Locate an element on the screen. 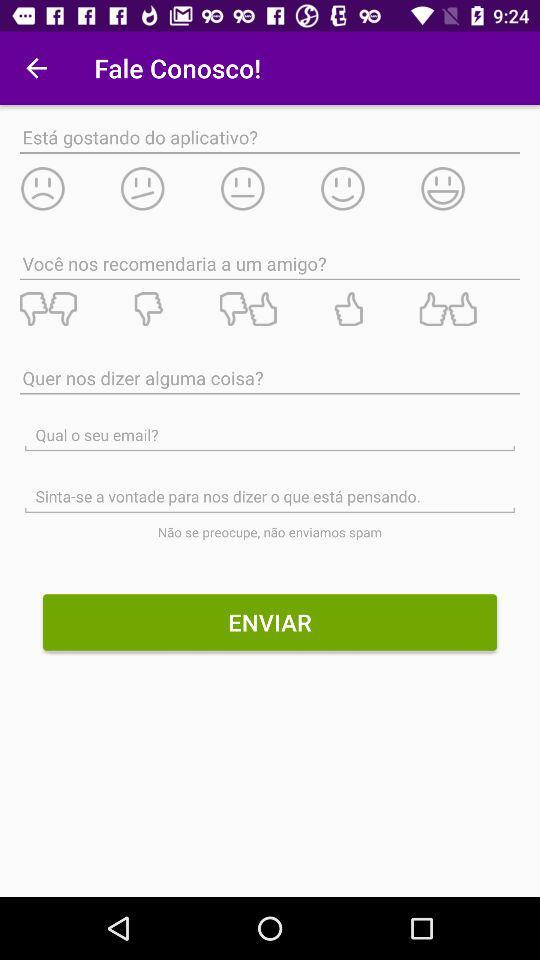 The width and height of the screenshot is (540, 960). mostly satisfied is located at coordinates (368, 188).